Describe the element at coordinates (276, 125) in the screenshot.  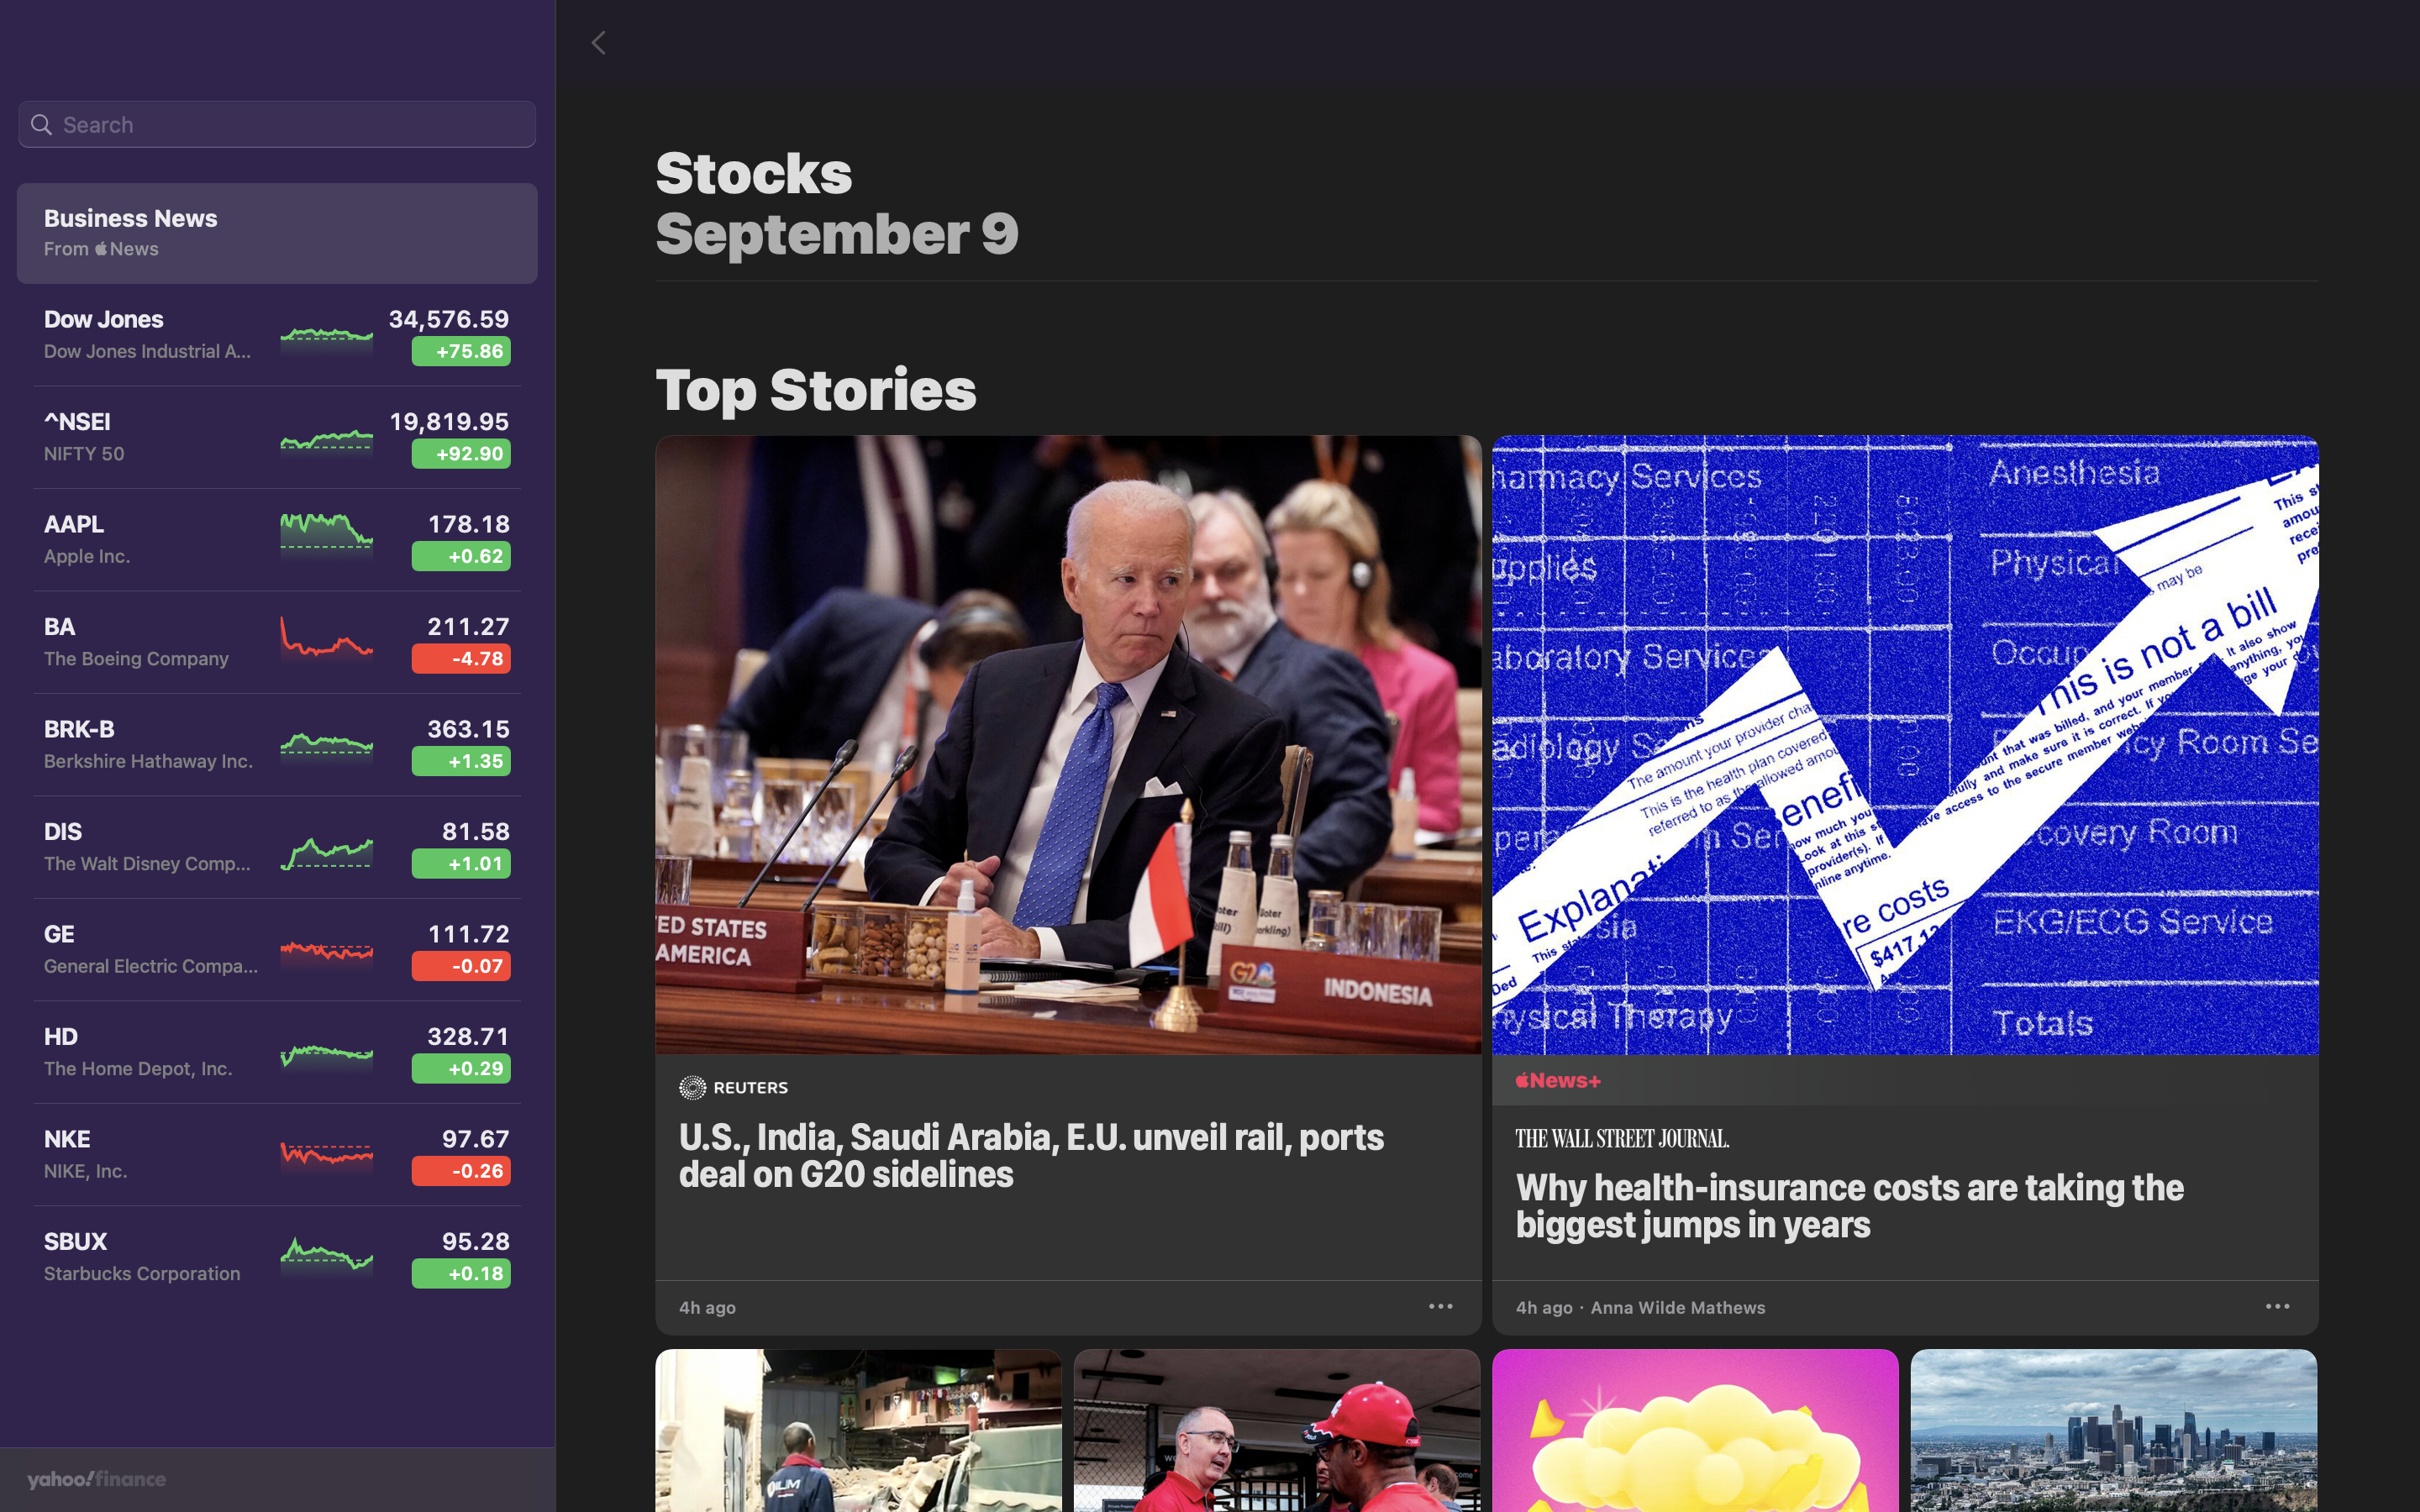
I see `Type "IBM" in the search bar located at top left and press enter` at that location.